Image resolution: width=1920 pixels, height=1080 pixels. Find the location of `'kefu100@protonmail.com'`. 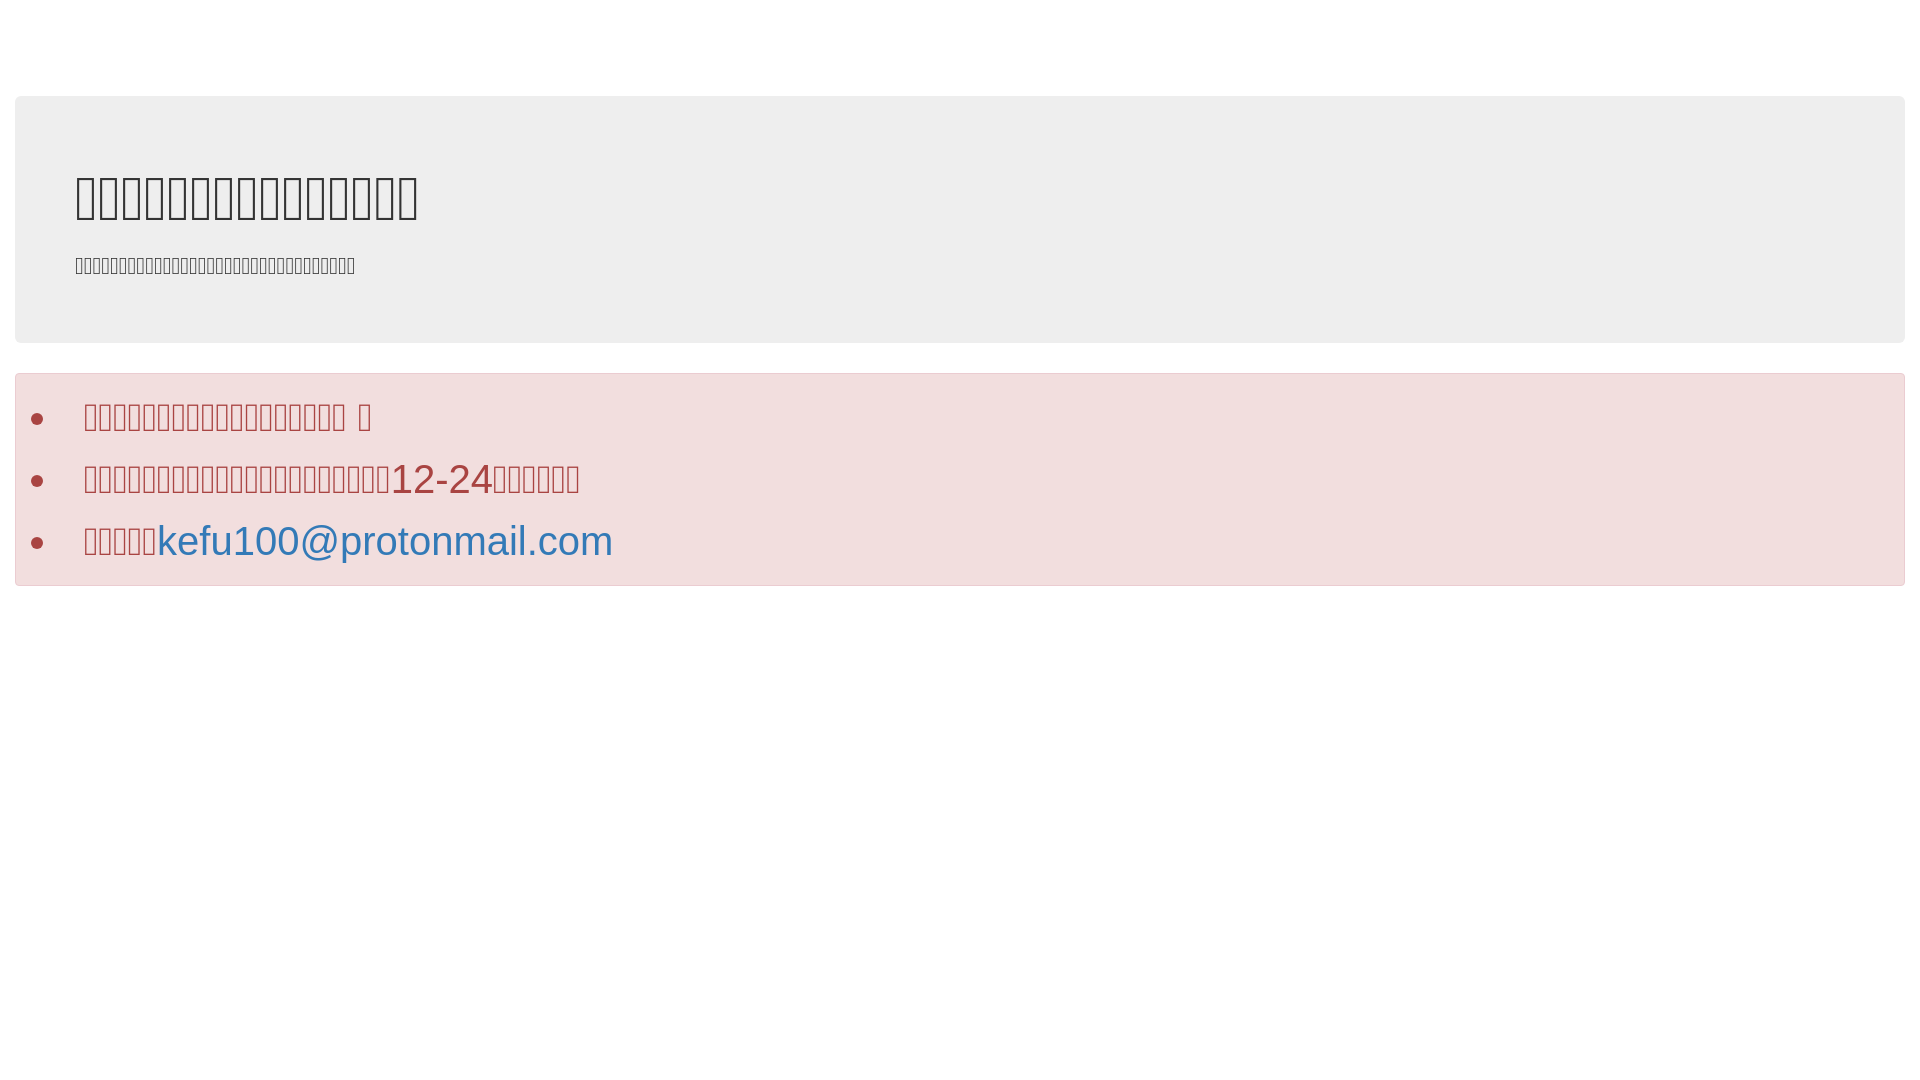

'kefu100@protonmail.com' is located at coordinates (384, 540).